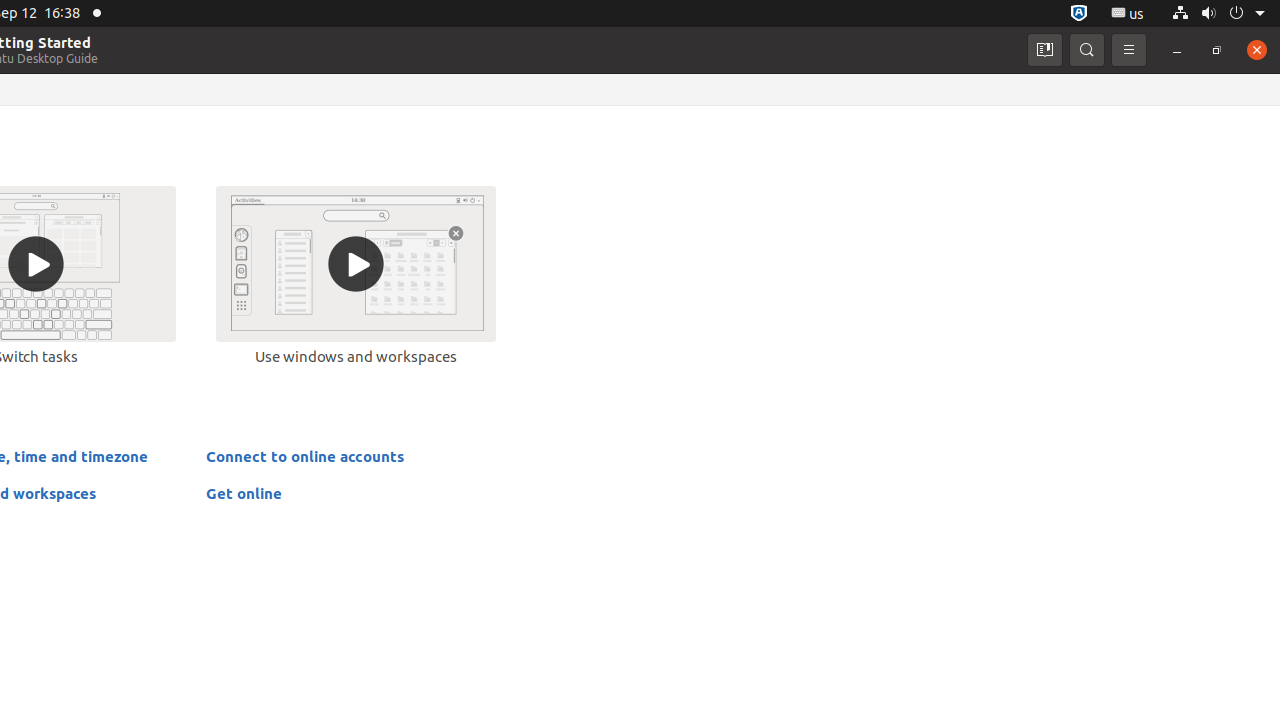  What do you see at coordinates (304, 455) in the screenshot?
I see `'Connect to online accounts'` at bounding box center [304, 455].